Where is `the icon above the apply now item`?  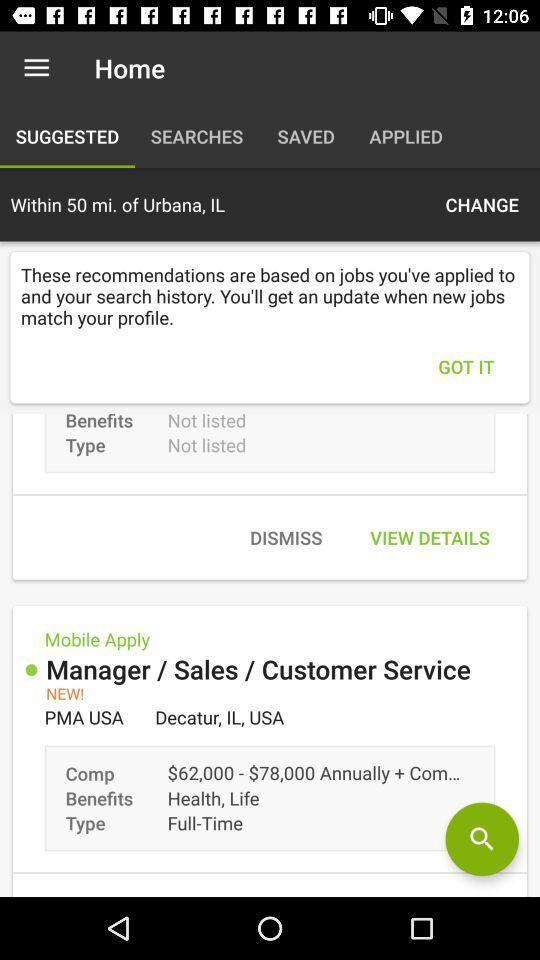
the icon above the apply now item is located at coordinates (481, 839).